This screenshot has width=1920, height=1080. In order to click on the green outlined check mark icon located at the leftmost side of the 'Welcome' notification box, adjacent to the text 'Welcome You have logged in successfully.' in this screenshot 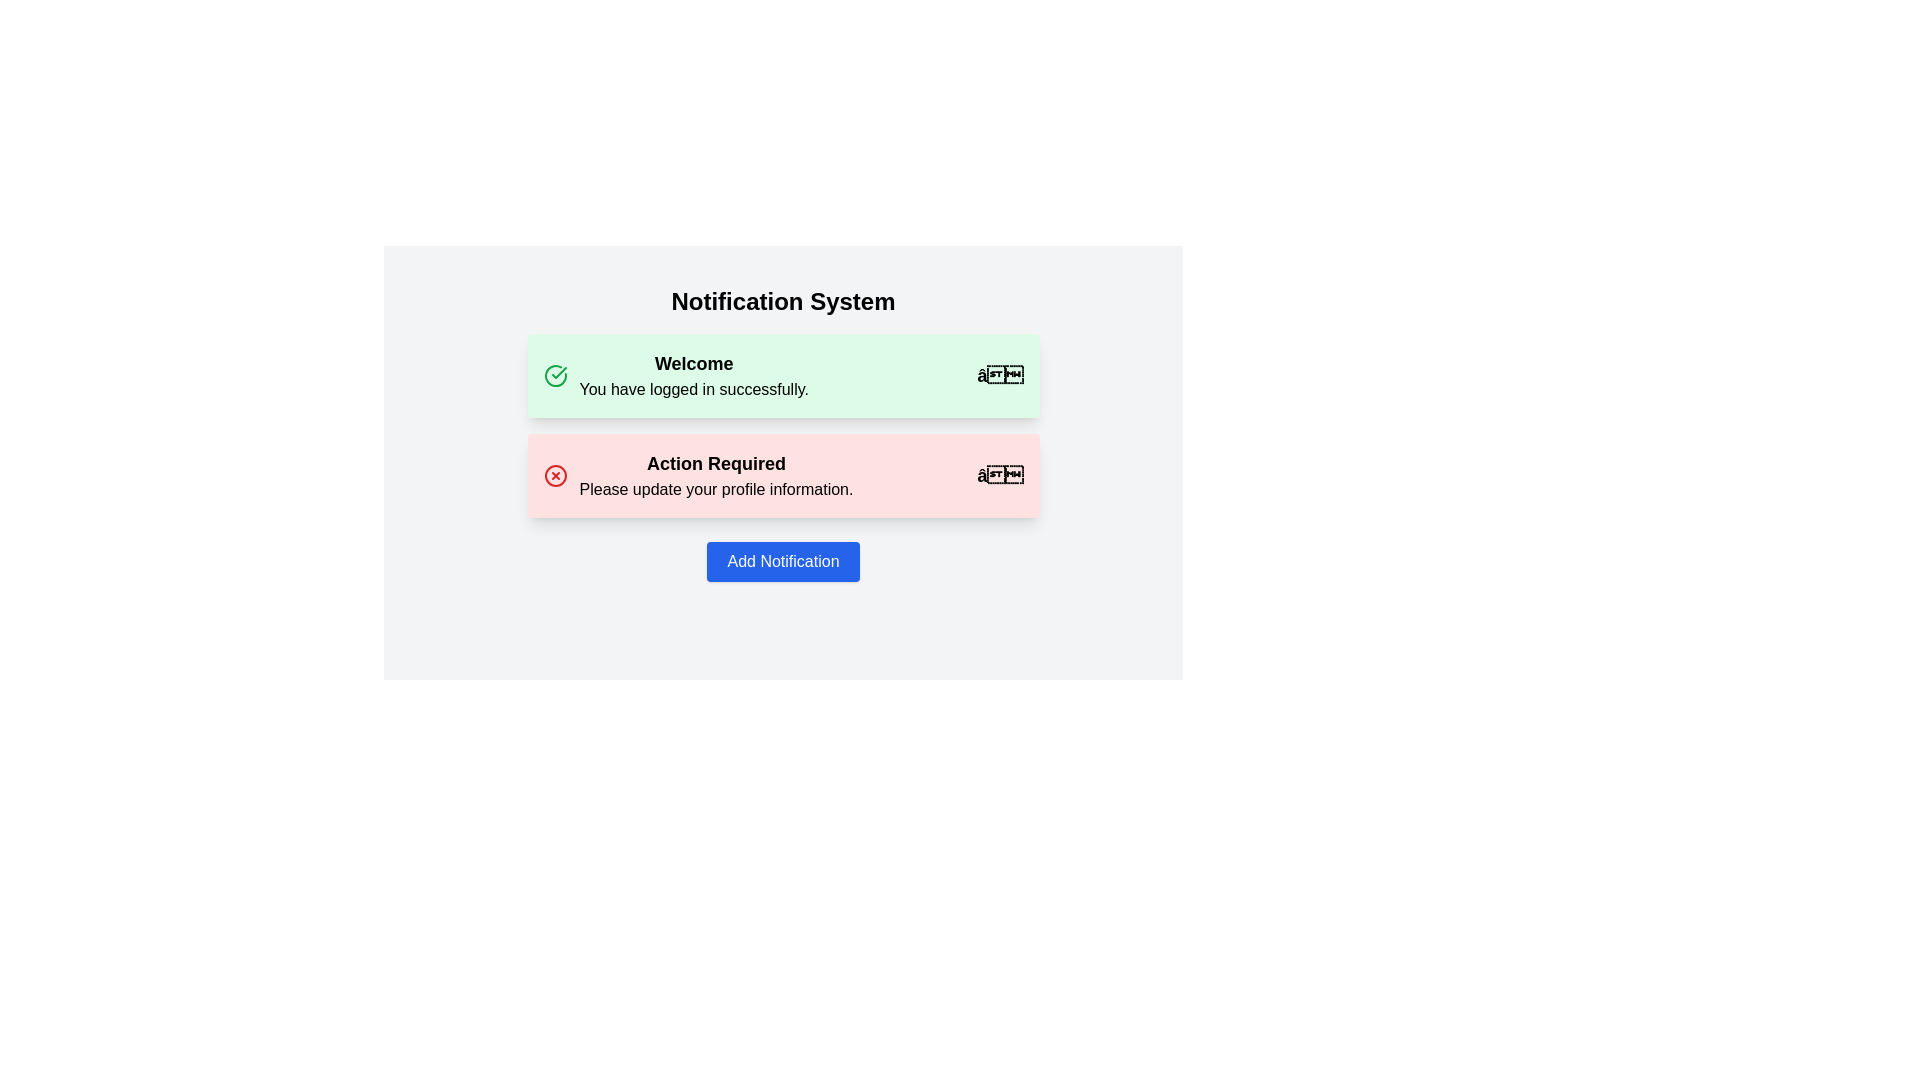, I will do `click(555, 375)`.